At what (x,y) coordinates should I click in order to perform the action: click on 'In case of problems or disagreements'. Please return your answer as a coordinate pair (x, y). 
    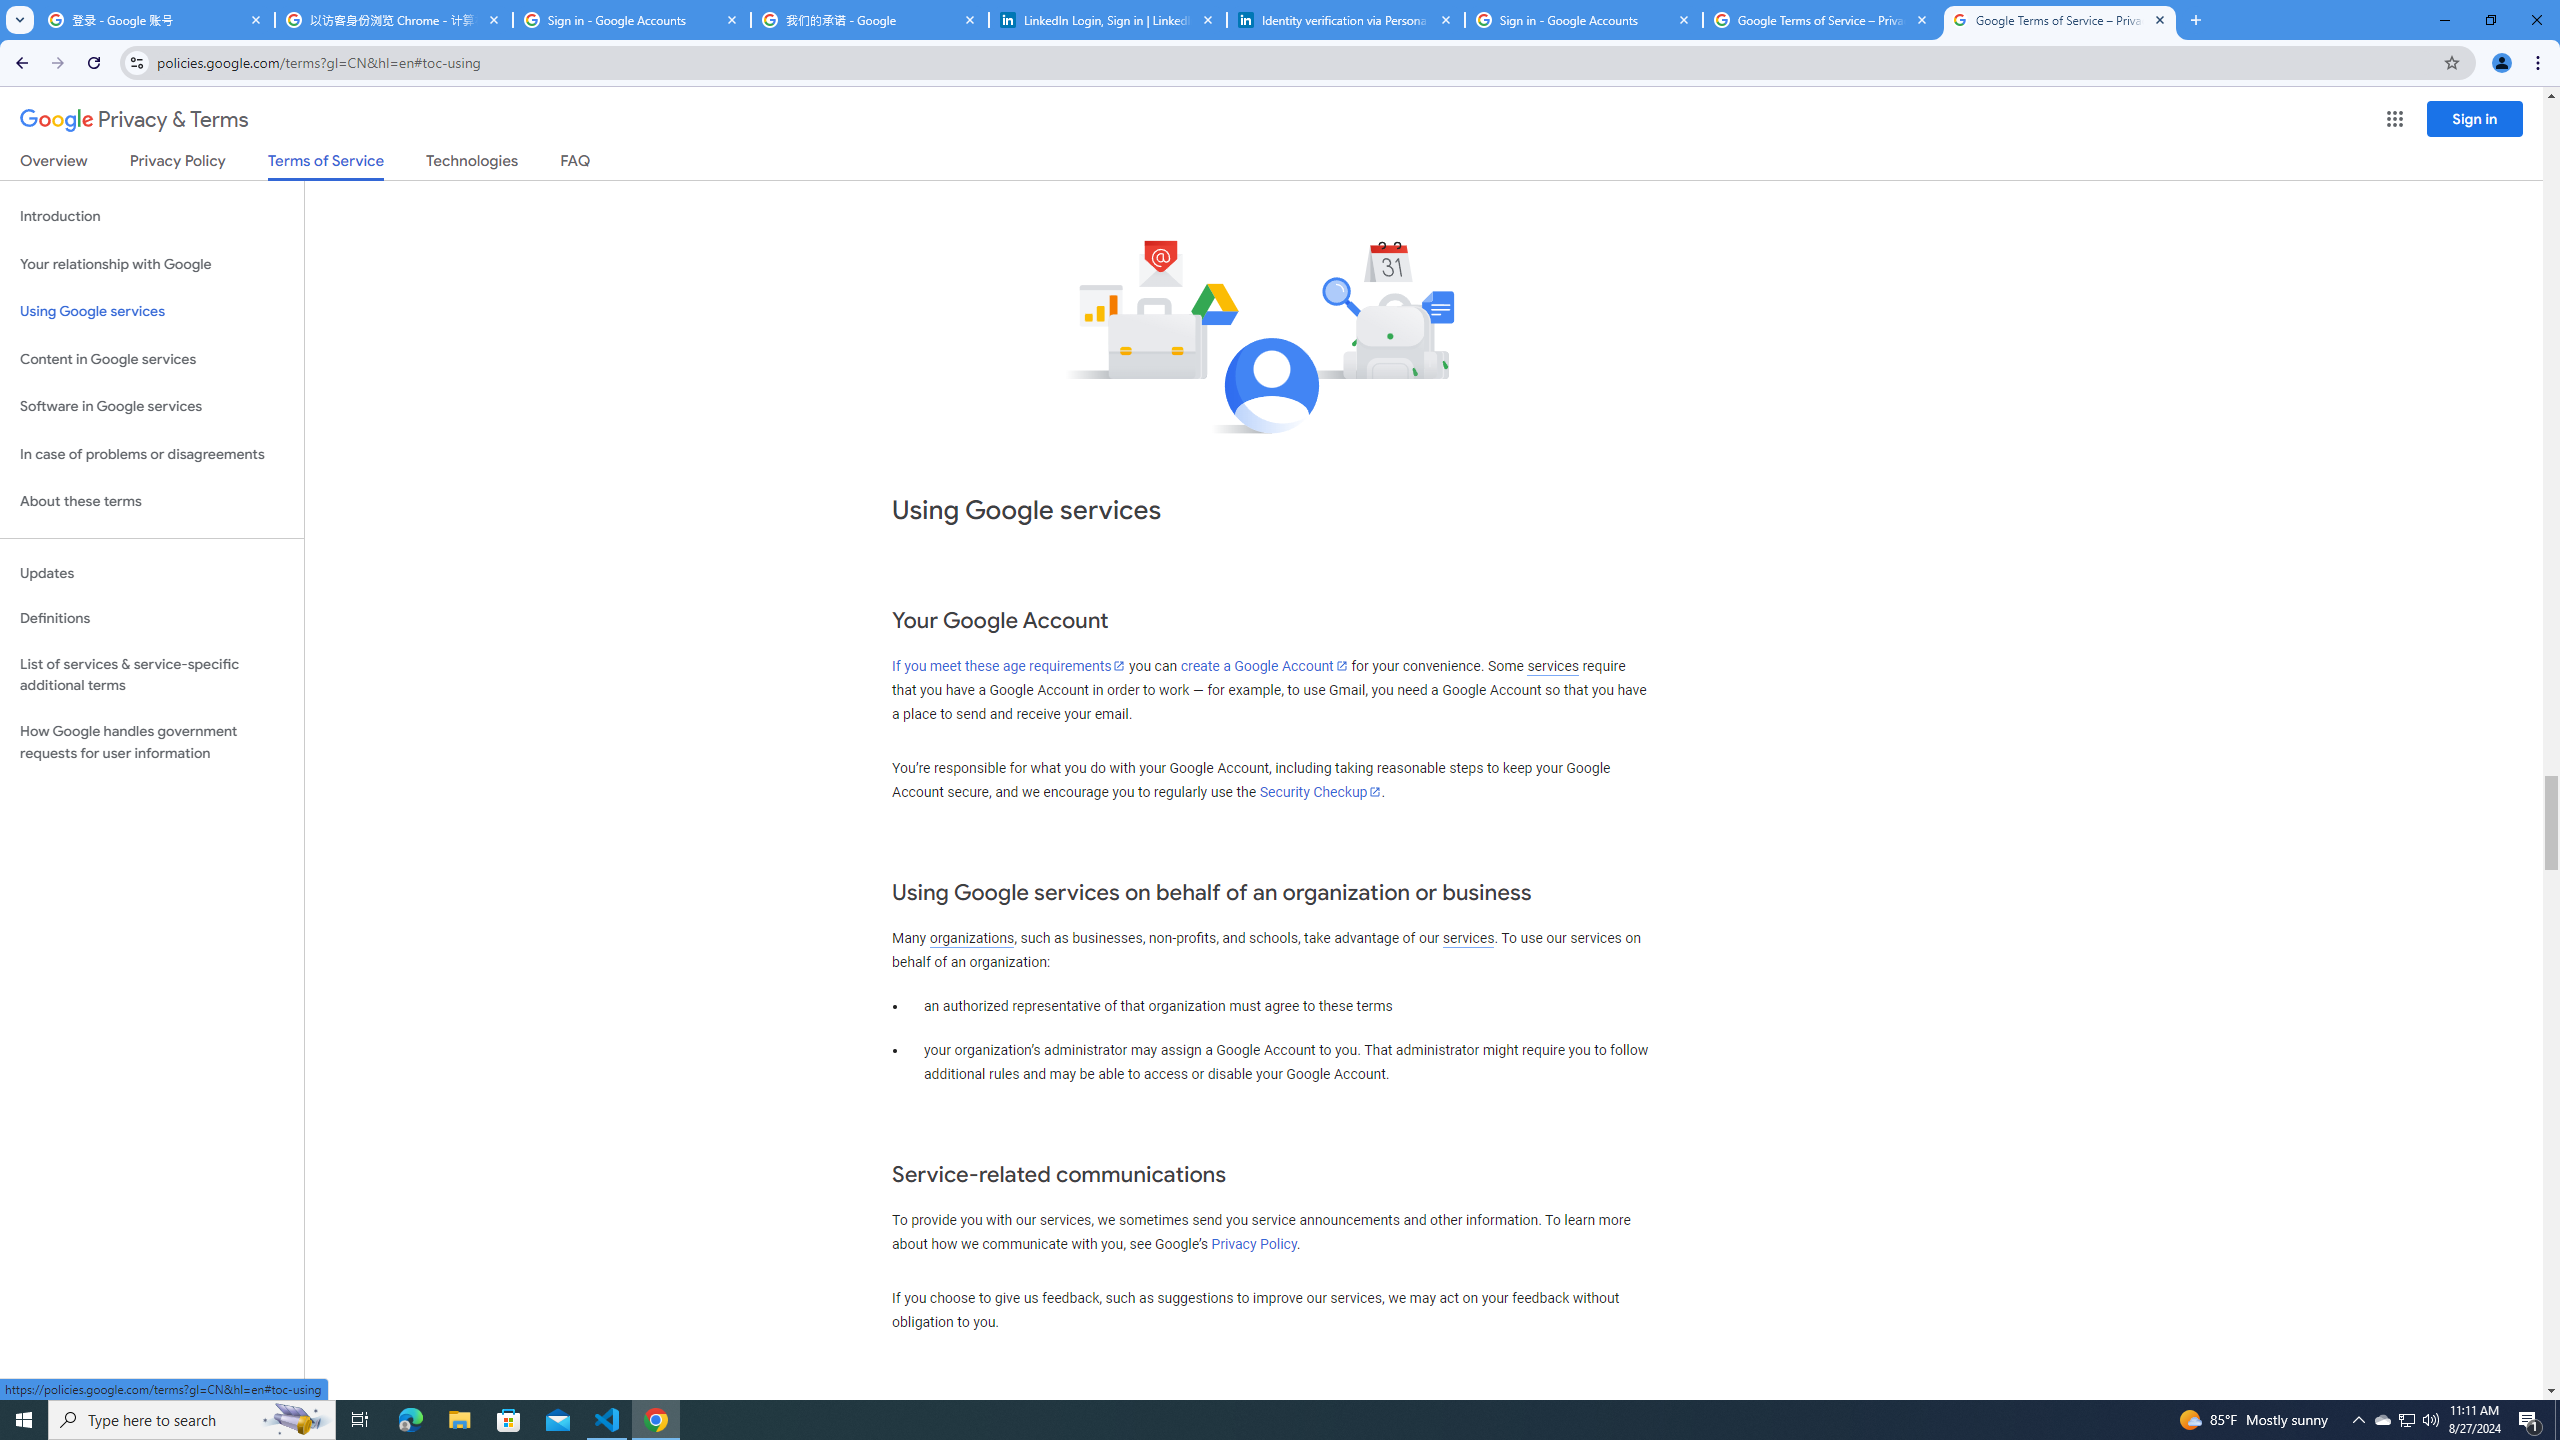
    Looking at the image, I should click on (151, 455).